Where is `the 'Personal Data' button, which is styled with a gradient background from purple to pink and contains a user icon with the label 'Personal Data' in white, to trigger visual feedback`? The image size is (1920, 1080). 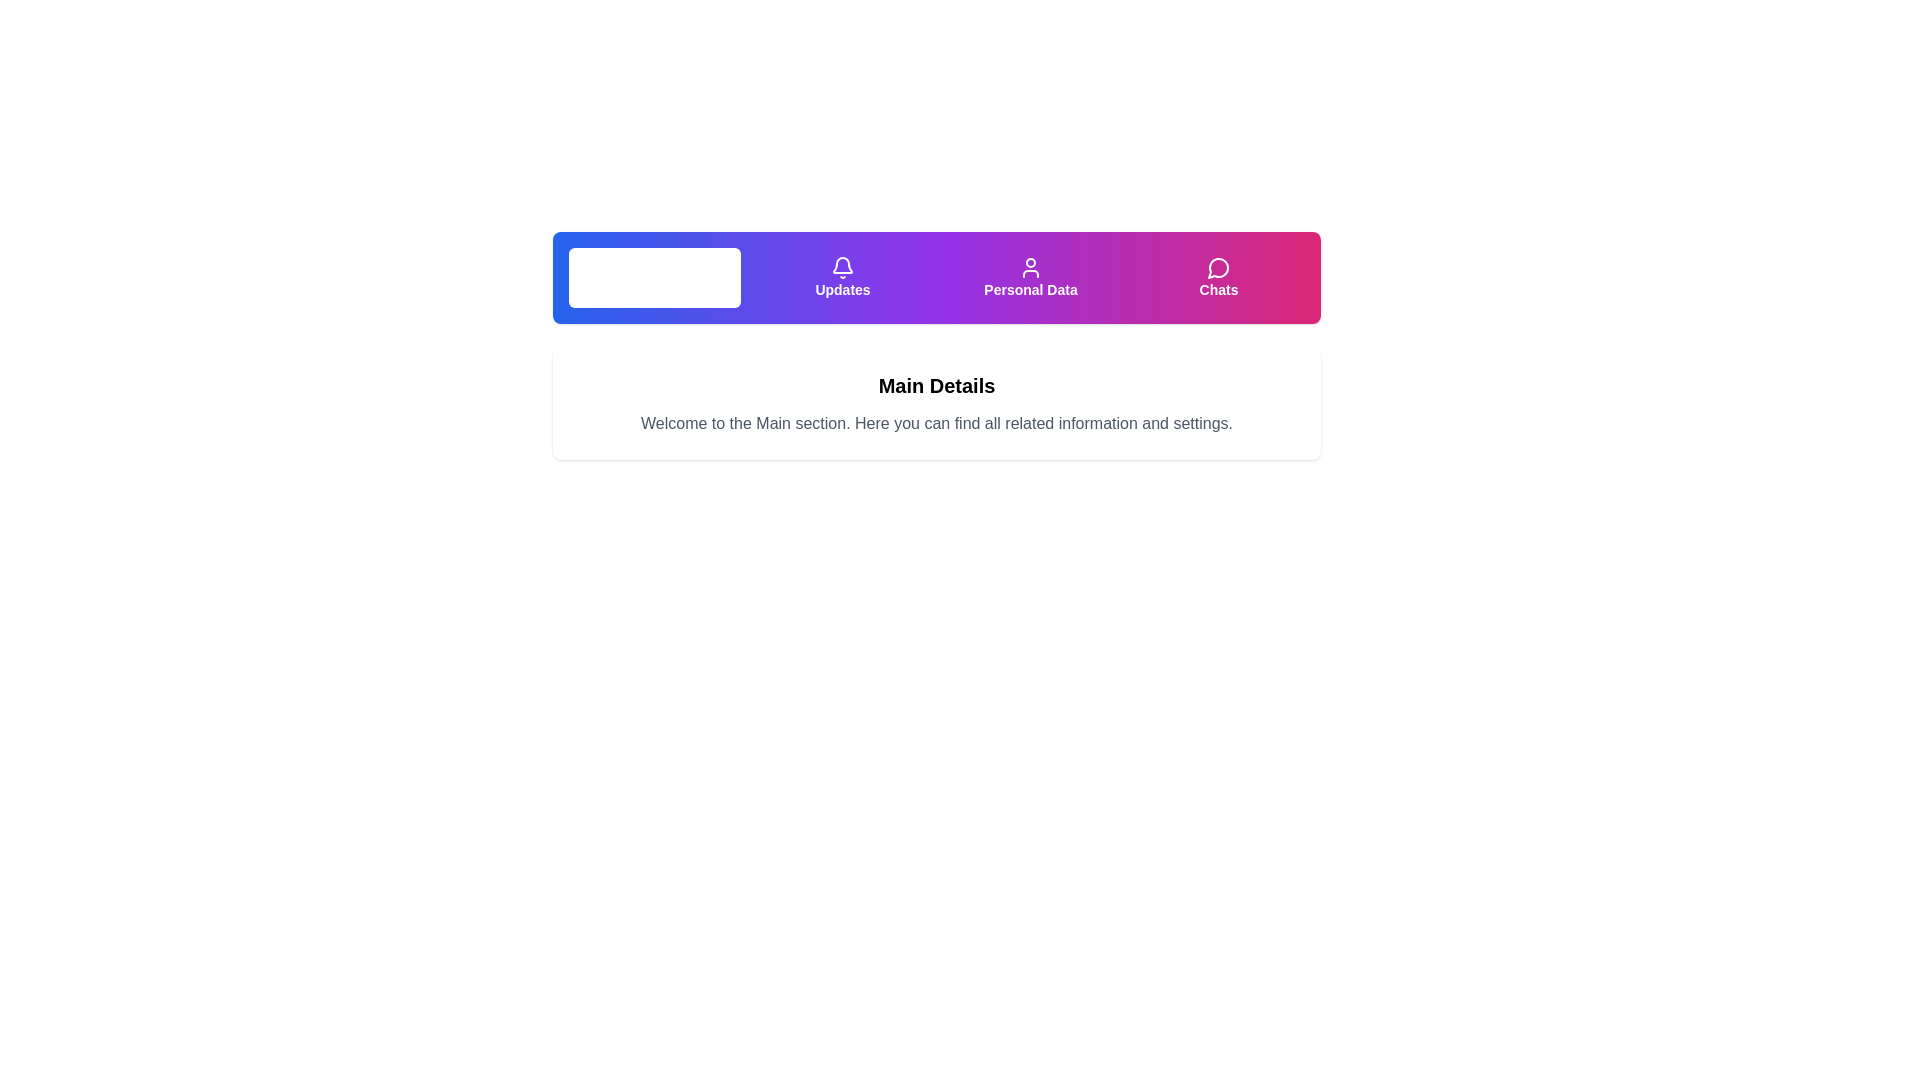
the 'Personal Data' button, which is styled with a gradient background from purple to pink and contains a user icon with the label 'Personal Data' in white, to trigger visual feedback is located at coordinates (1031, 277).